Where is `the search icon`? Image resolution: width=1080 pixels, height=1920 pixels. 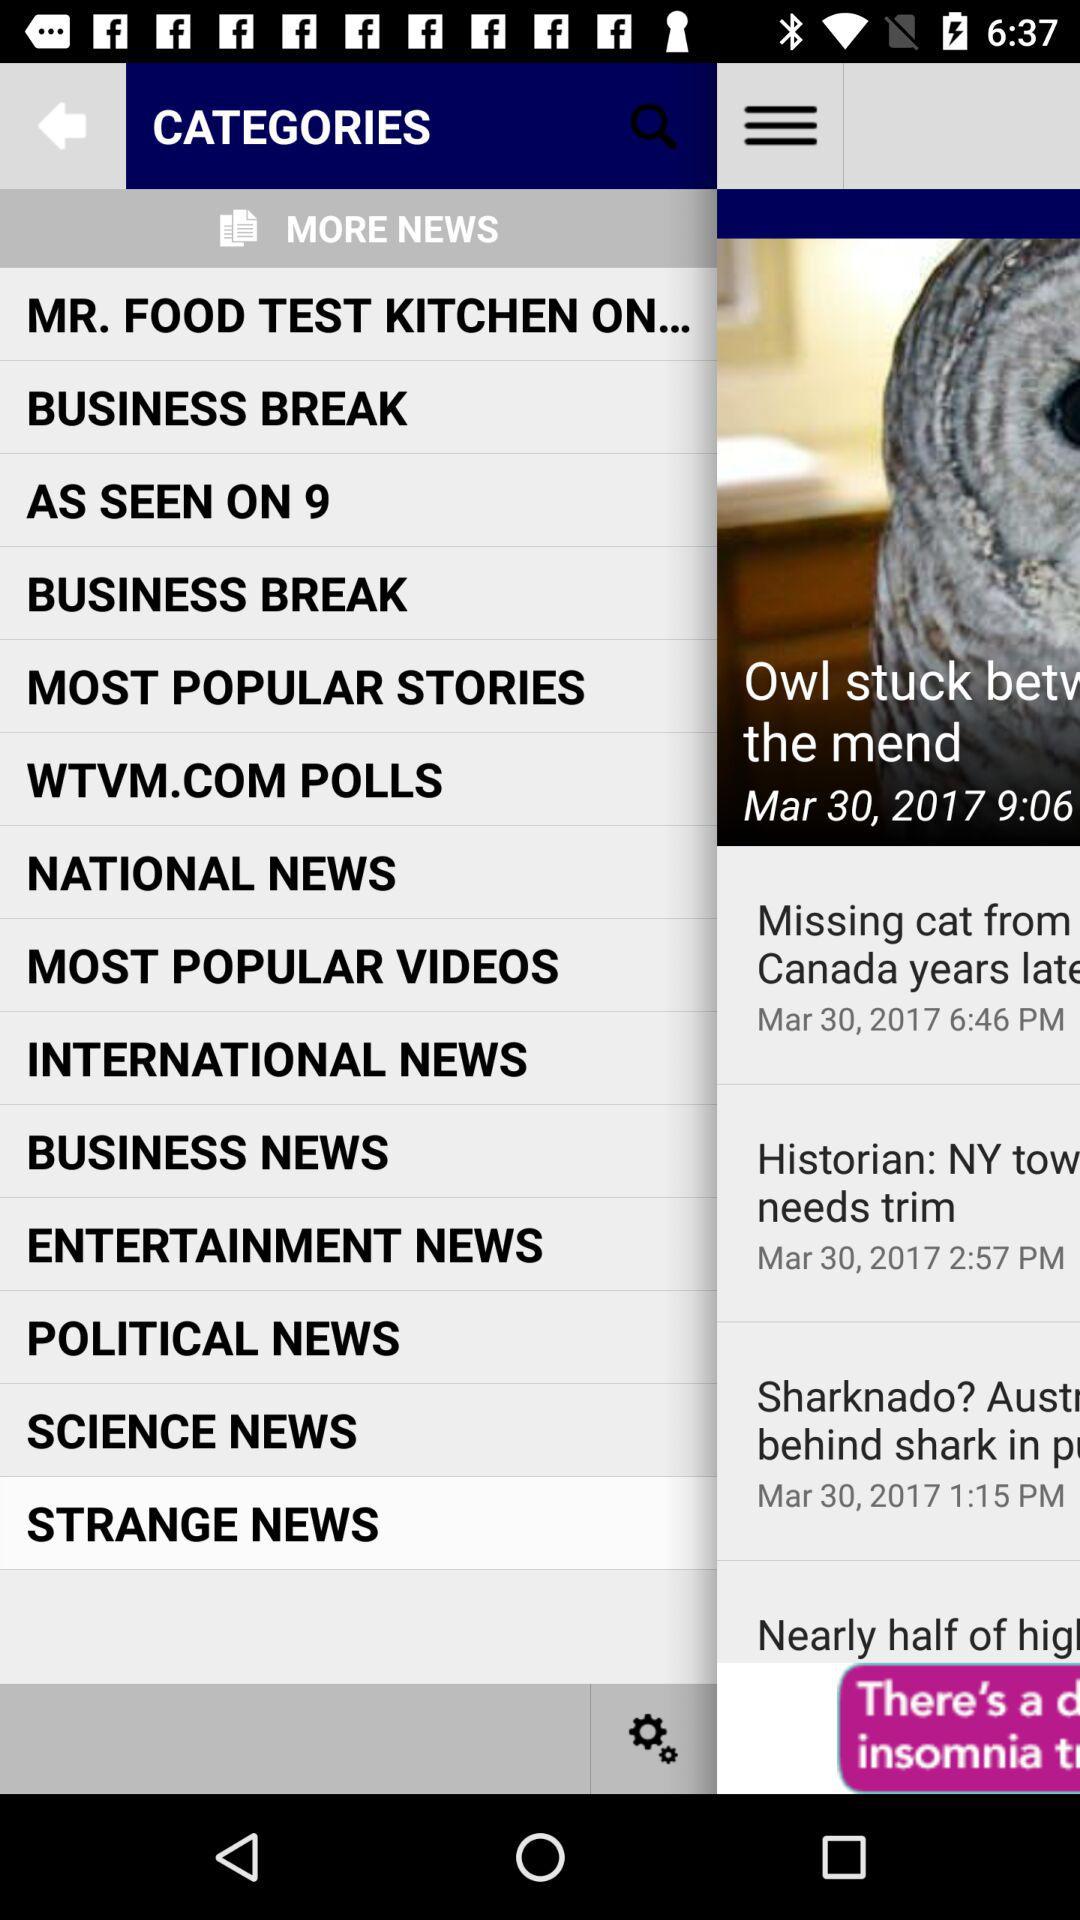 the search icon is located at coordinates (654, 124).